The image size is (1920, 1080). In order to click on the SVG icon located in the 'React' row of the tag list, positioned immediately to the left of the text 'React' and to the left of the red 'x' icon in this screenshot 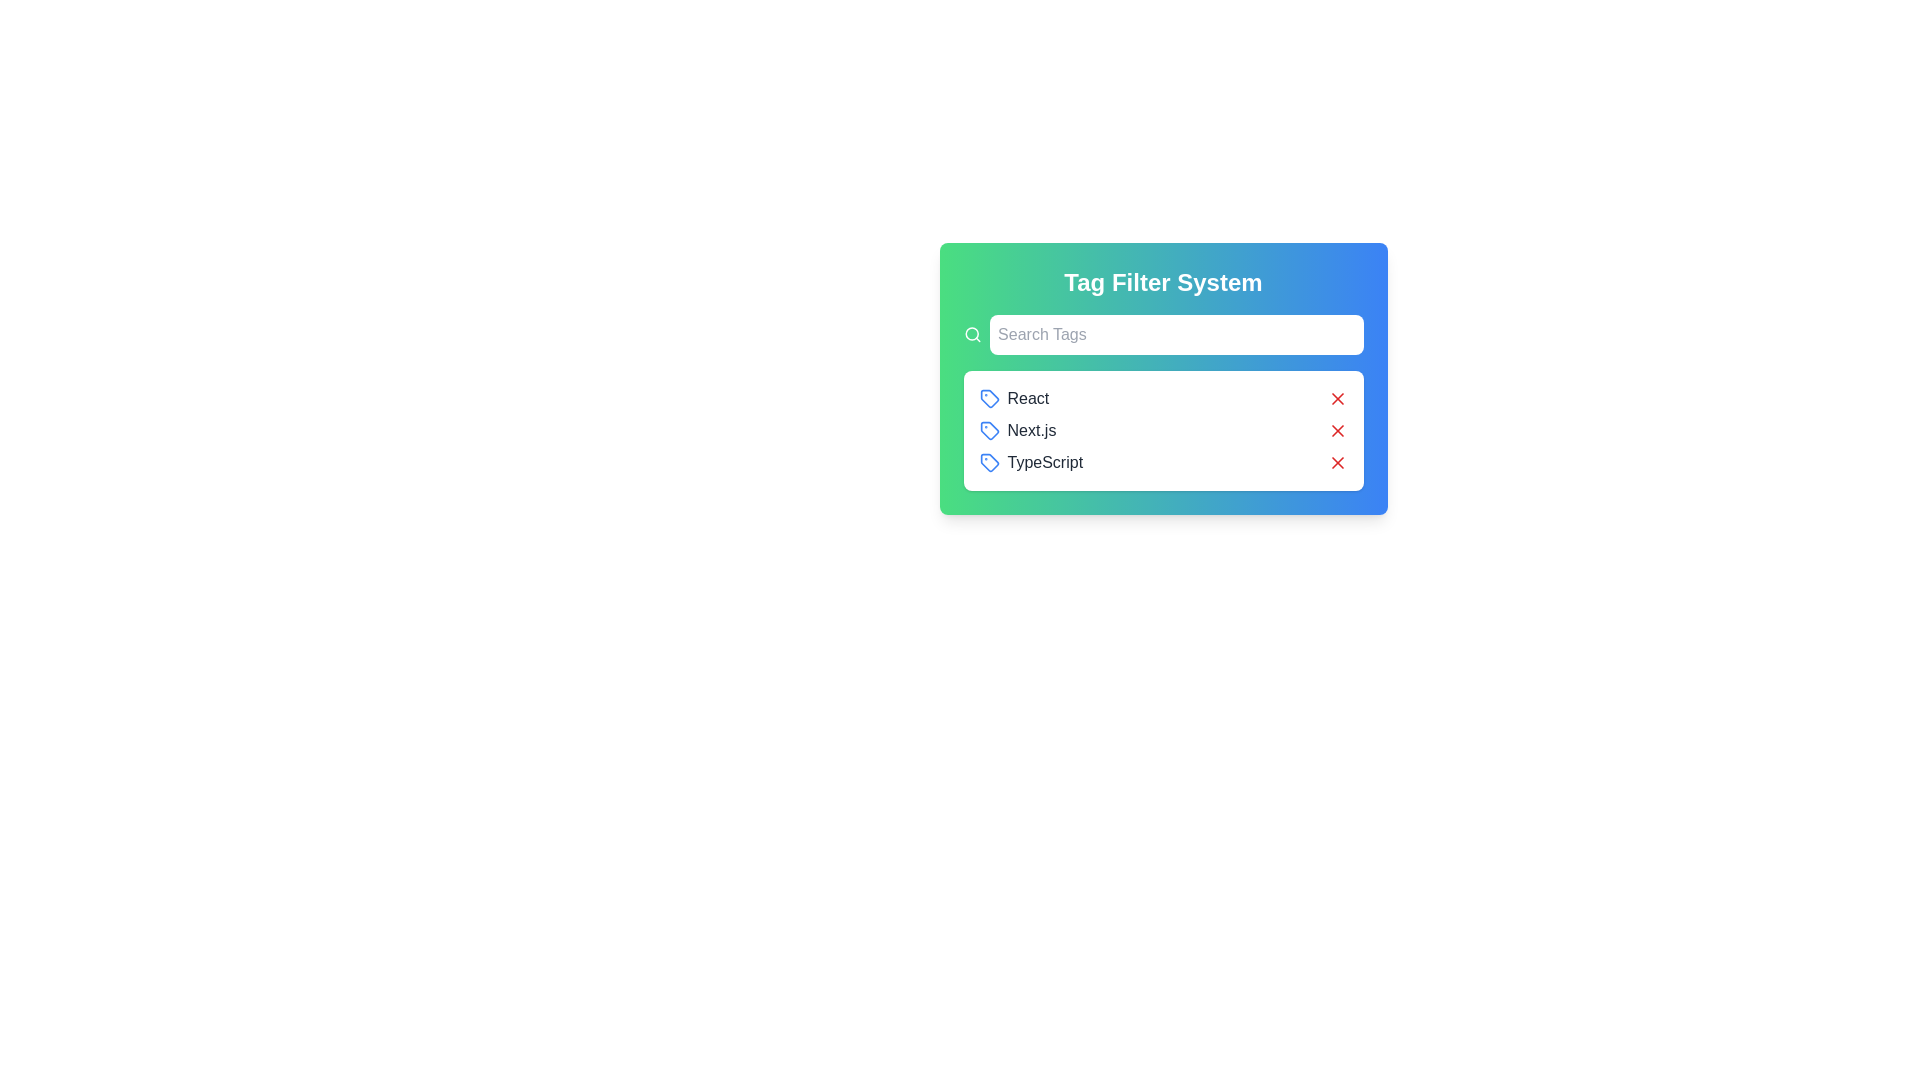, I will do `click(989, 398)`.